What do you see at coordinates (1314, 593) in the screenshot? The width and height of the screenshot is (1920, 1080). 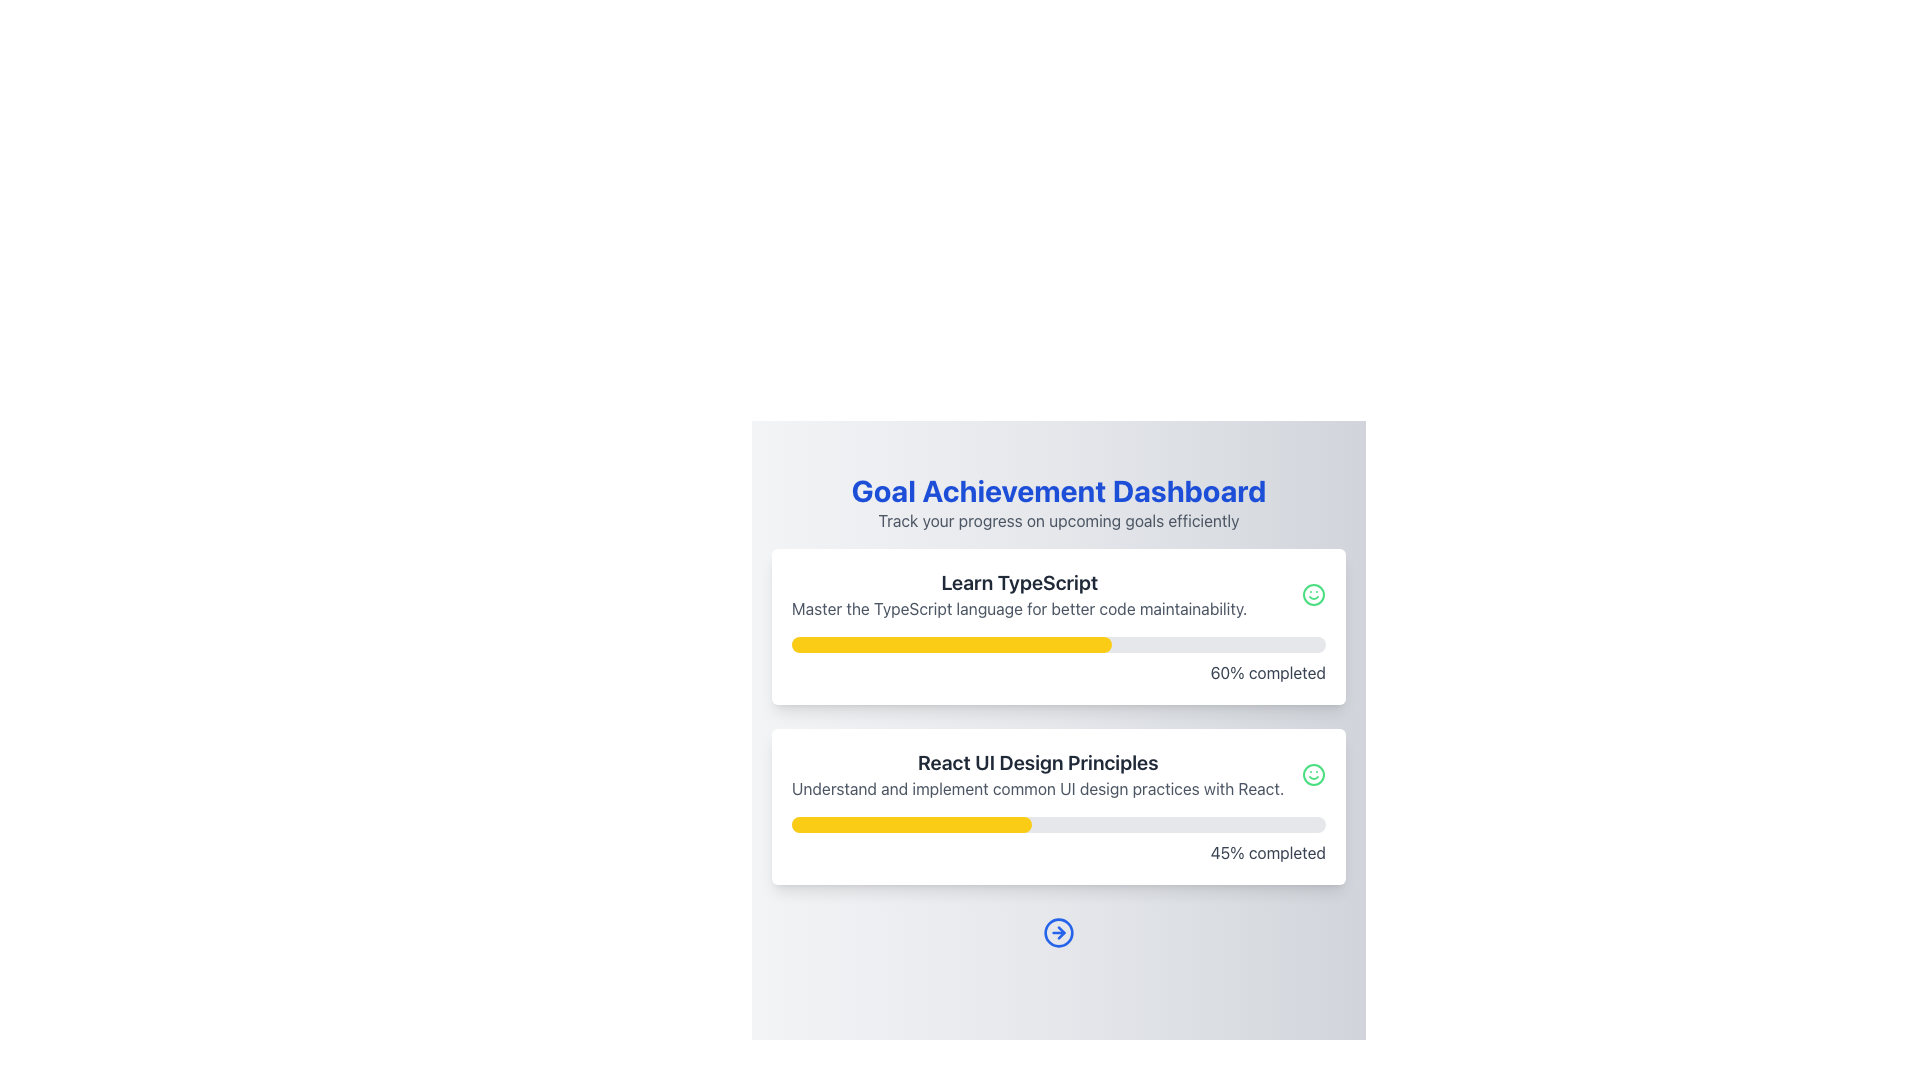 I see `the circular outline of the smiley face icon located near the top-right edge of the 'Learn TypeScript' completion bar in the progress dashboard` at bounding box center [1314, 593].